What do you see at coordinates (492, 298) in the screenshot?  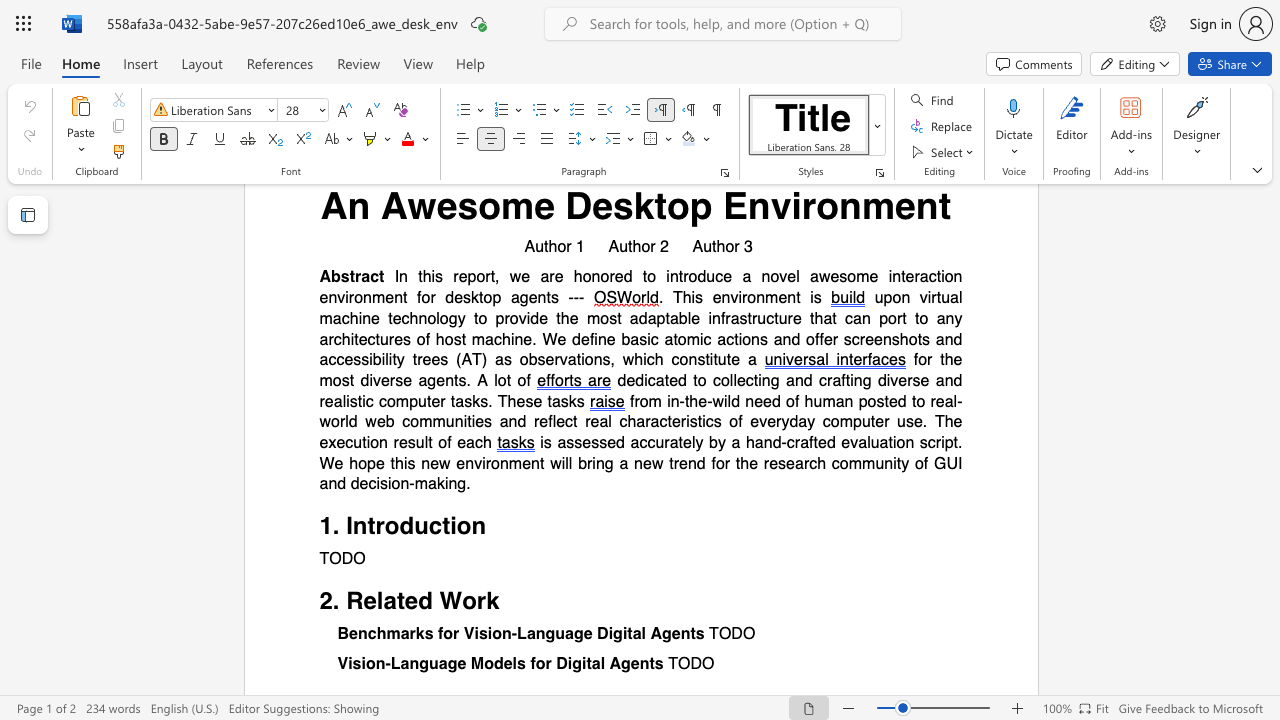 I see `the subset text "p agents ---" within the text "In this report, we are honored to introduce a novel awesome interaction environment for desktop agents ---"` at bounding box center [492, 298].